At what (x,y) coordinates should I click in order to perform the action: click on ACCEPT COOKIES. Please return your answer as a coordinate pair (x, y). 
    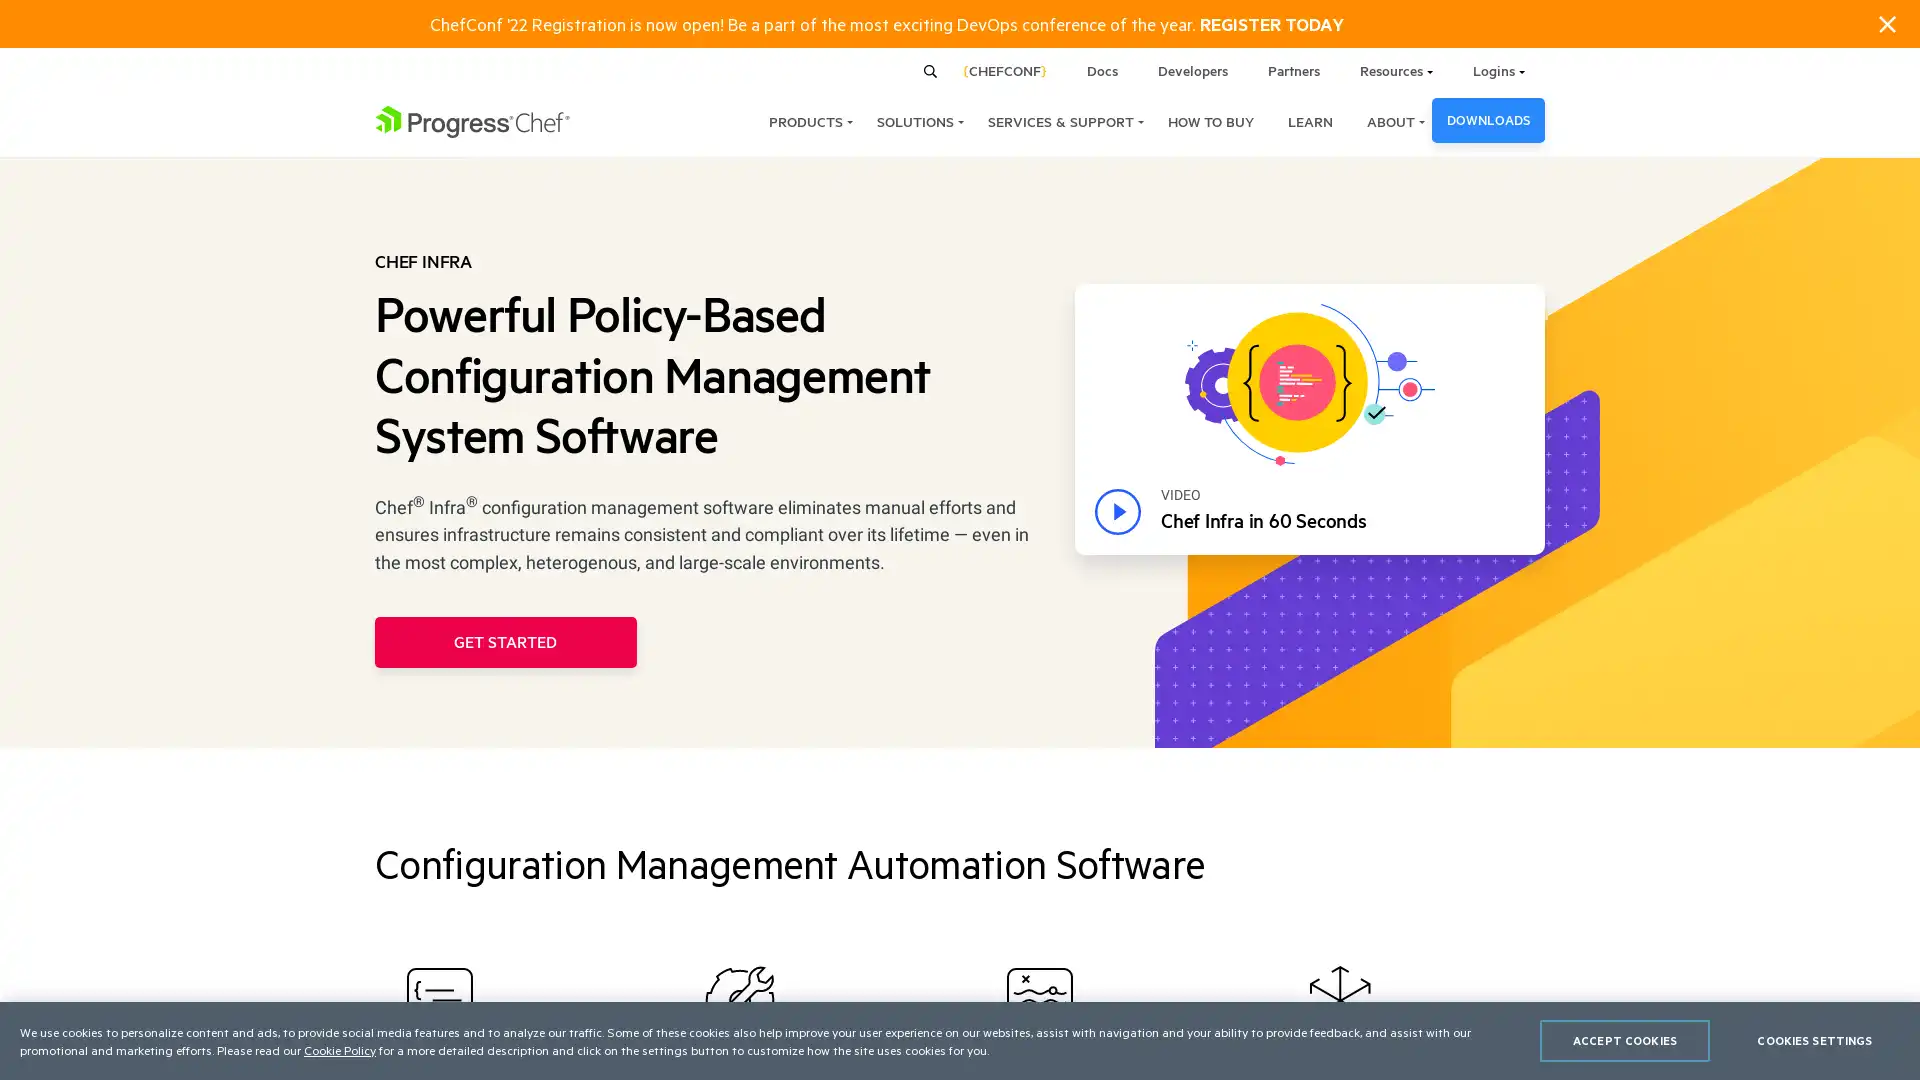
    Looking at the image, I should click on (1625, 1040).